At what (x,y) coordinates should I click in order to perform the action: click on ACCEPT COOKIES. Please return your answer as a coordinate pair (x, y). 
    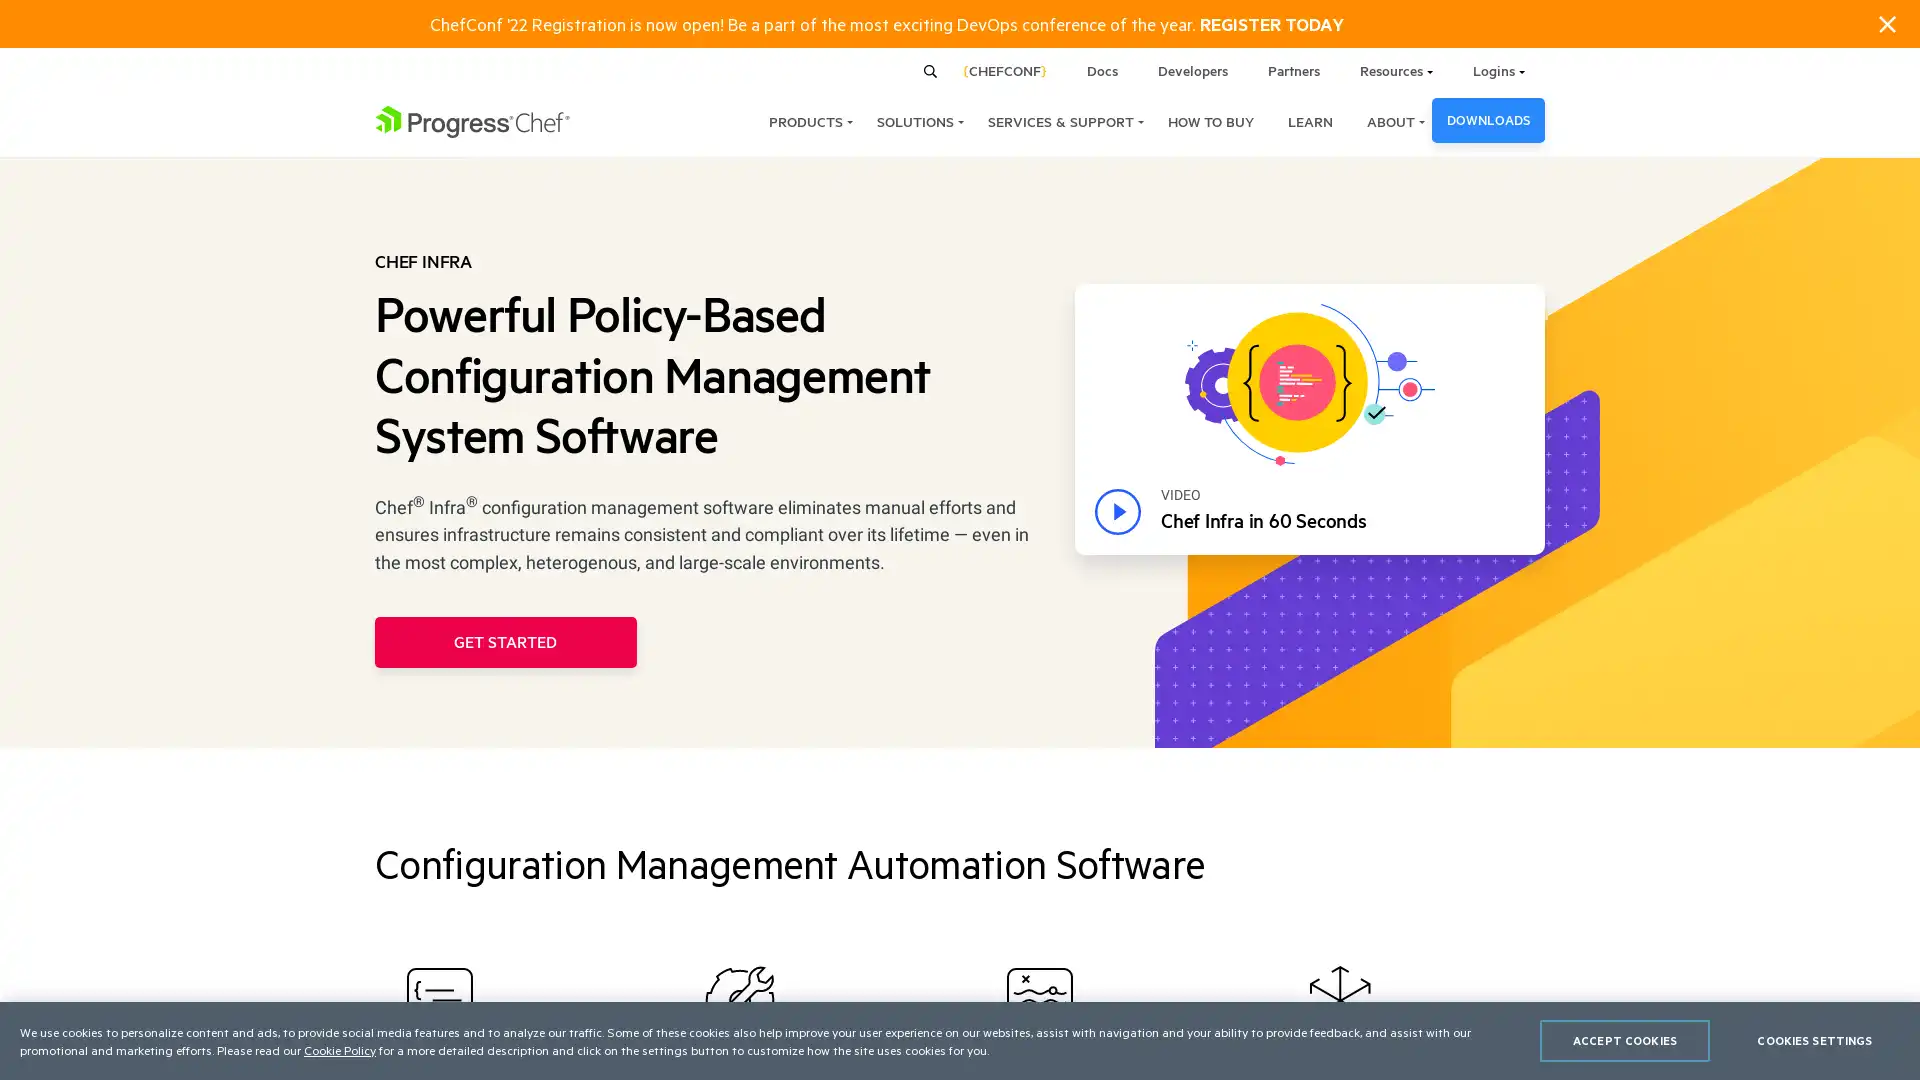
    Looking at the image, I should click on (1625, 1040).